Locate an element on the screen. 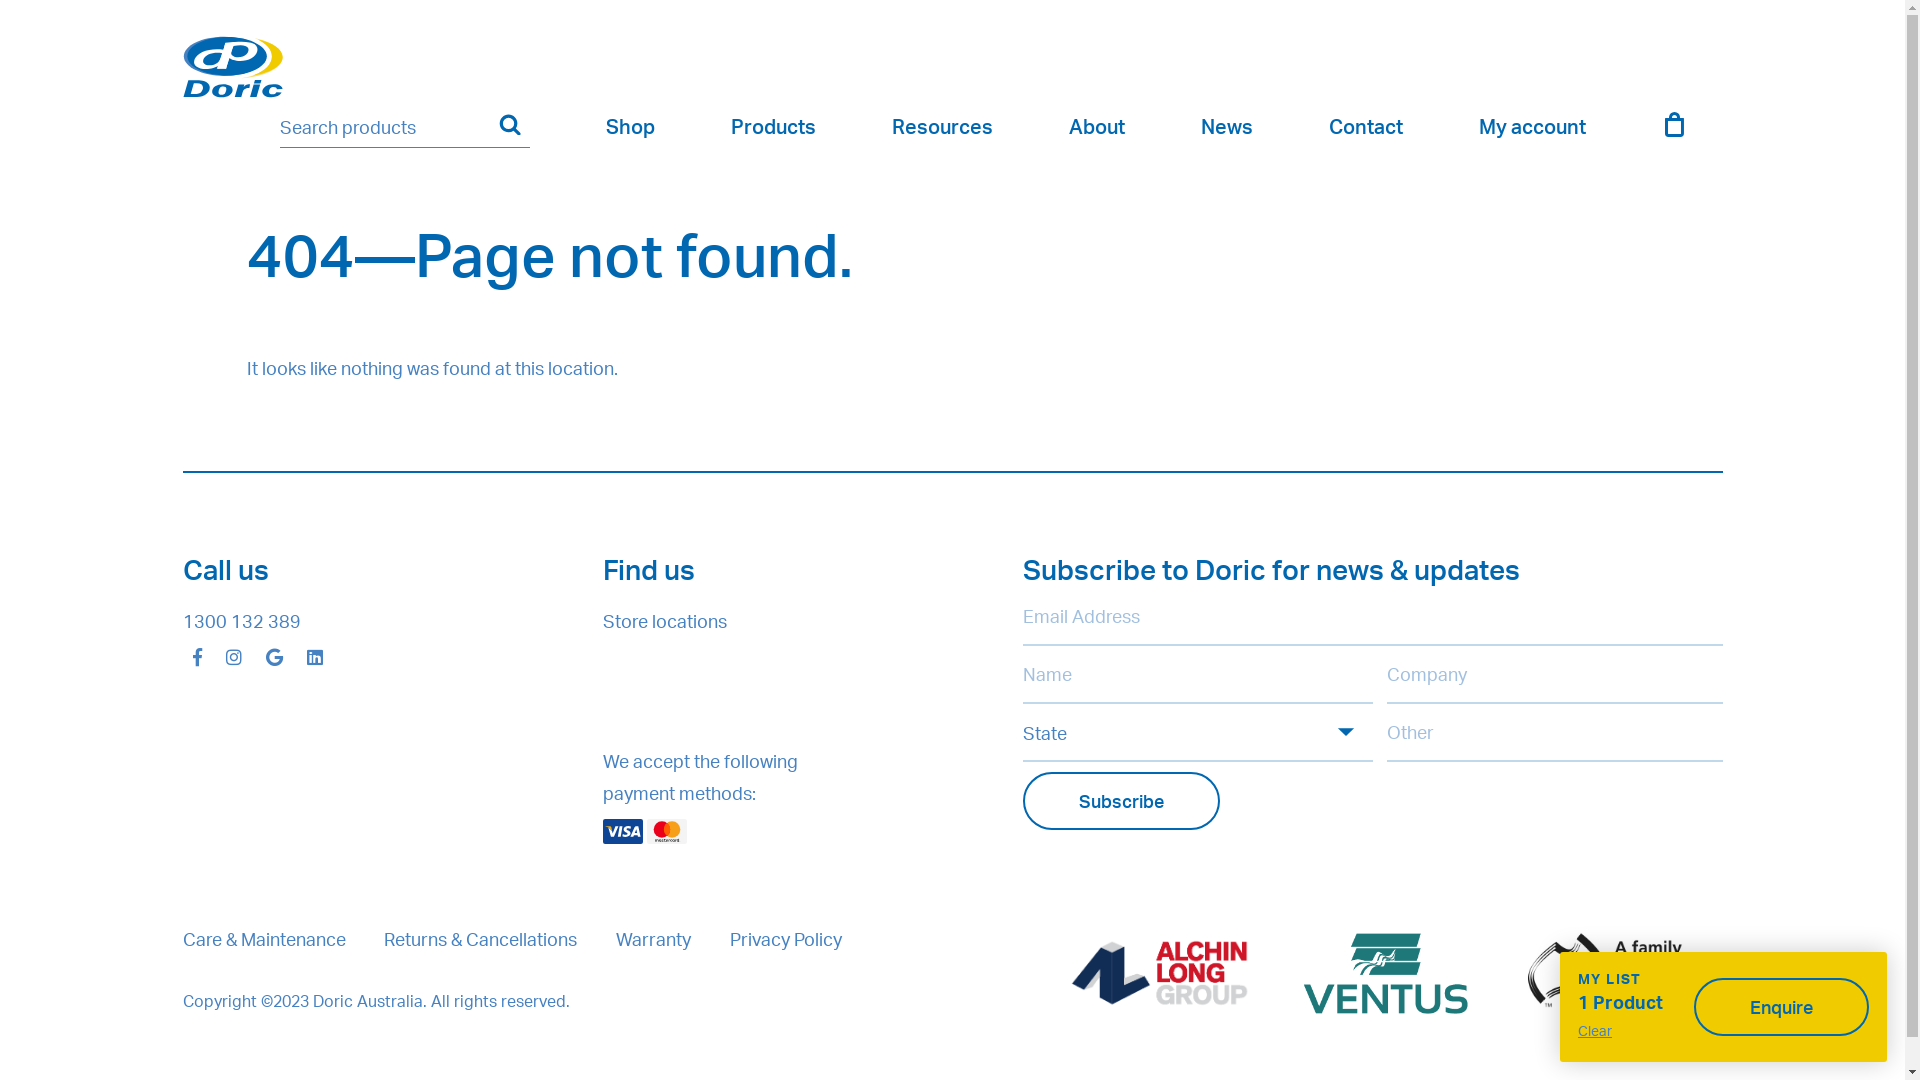  'Warranty' is located at coordinates (653, 938).